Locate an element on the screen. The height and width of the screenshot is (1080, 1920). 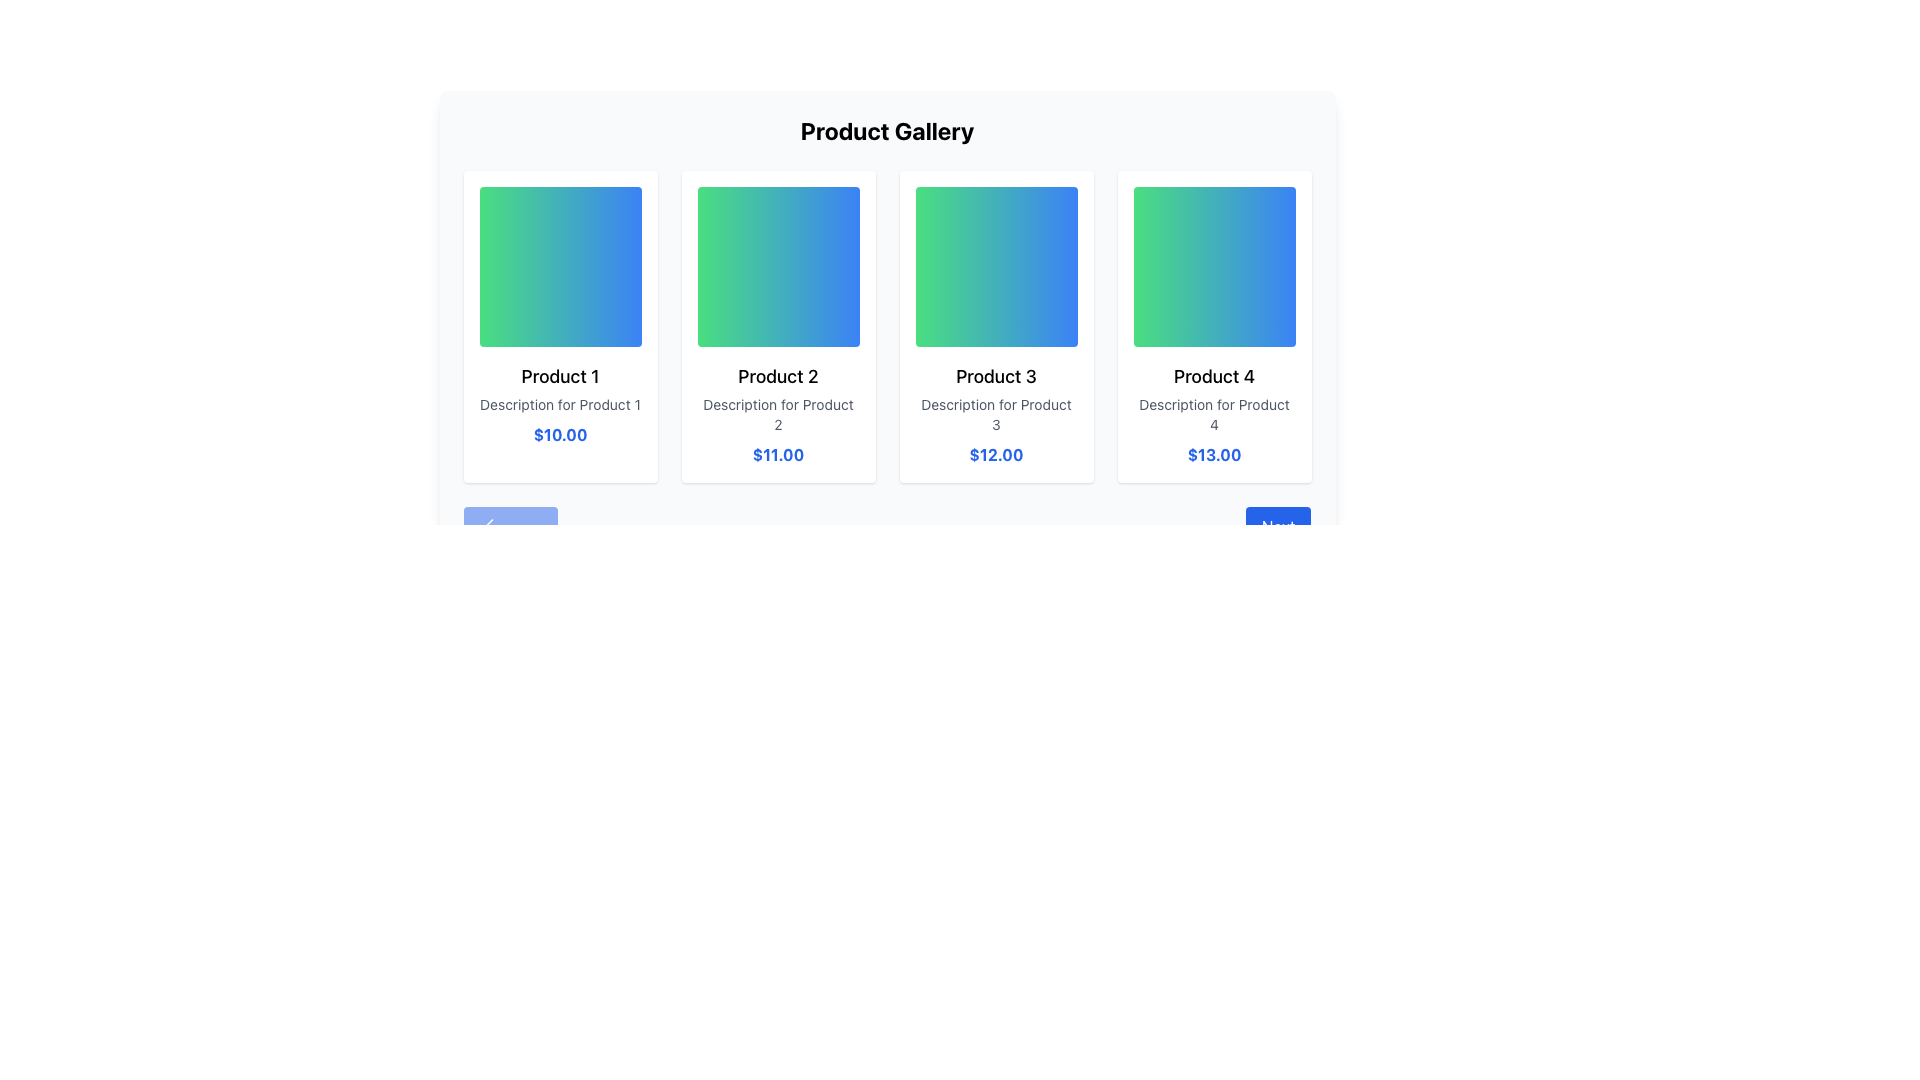
the price display element showing '$13.00' in bold blue text located at the bottom of the last product card in the gallery for potential interaction is located at coordinates (1213, 455).